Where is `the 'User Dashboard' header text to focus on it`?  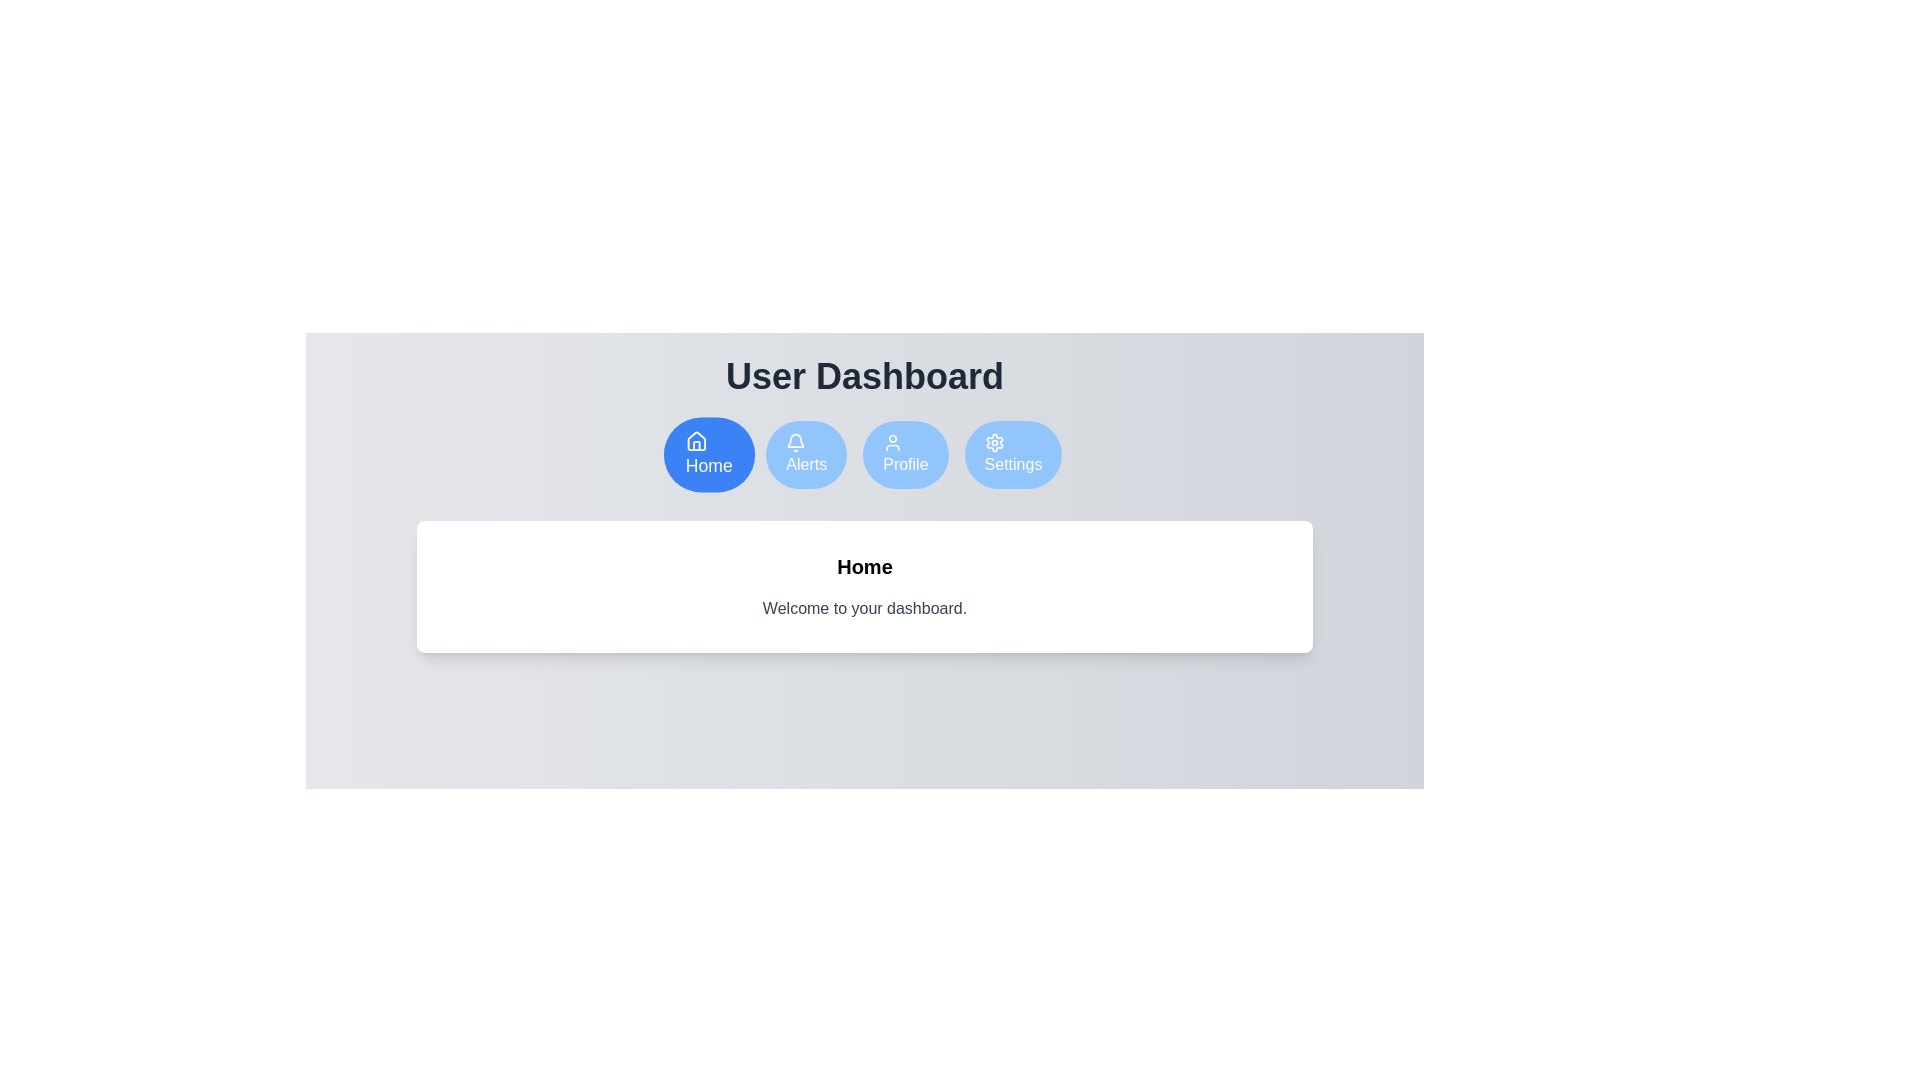
the 'User Dashboard' header text to focus on it is located at coordinates (864, 377).